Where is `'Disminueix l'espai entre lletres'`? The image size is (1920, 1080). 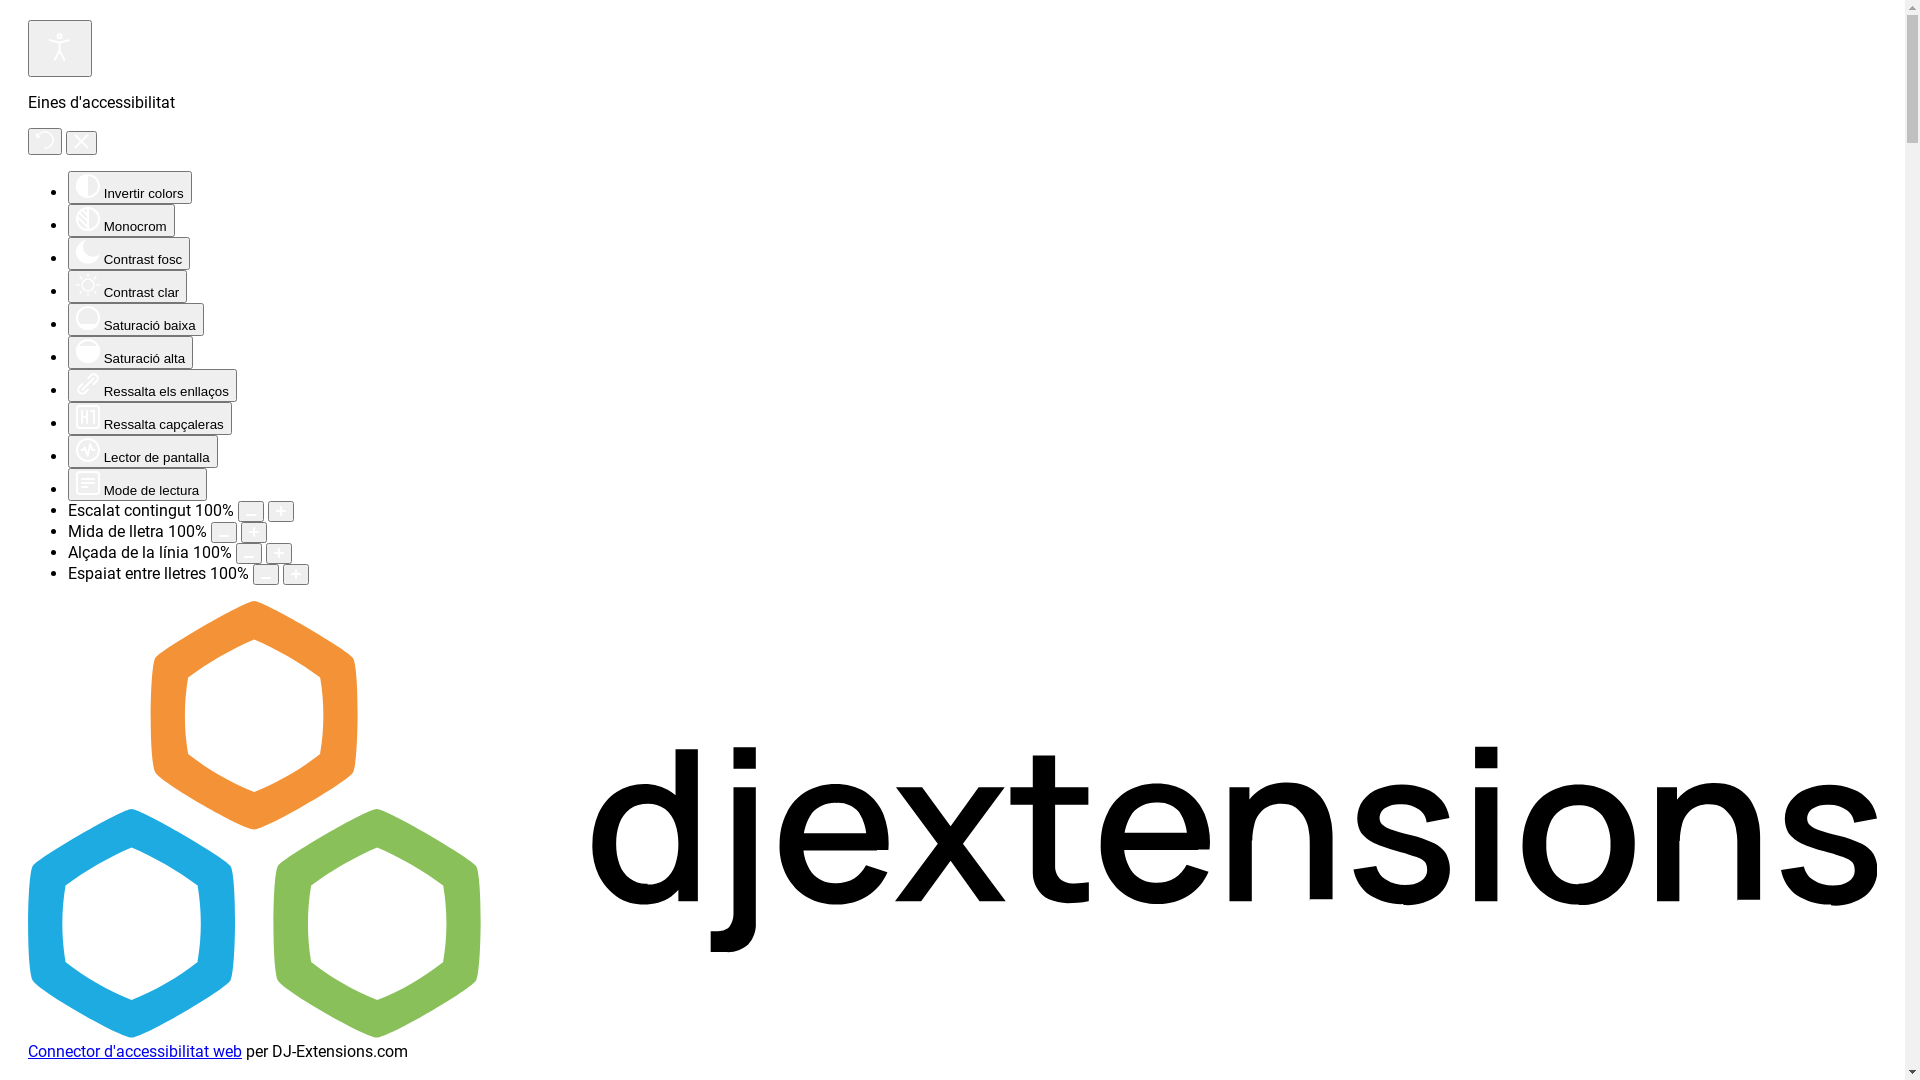 'Disminueix l'espai entre lletres' is located at coordinates (252, 574).